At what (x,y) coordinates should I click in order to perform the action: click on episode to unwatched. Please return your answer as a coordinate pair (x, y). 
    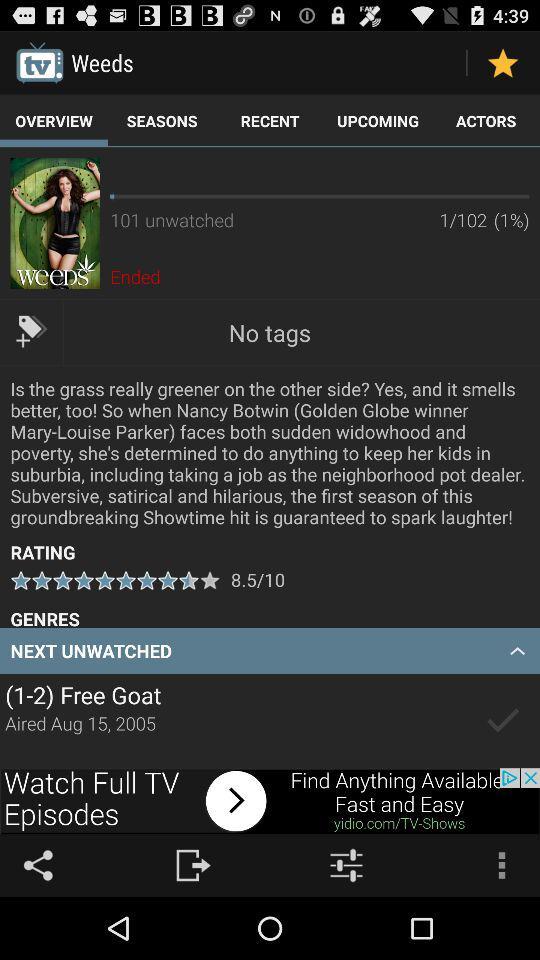
    Looking at the image, I should click on (502, 720).